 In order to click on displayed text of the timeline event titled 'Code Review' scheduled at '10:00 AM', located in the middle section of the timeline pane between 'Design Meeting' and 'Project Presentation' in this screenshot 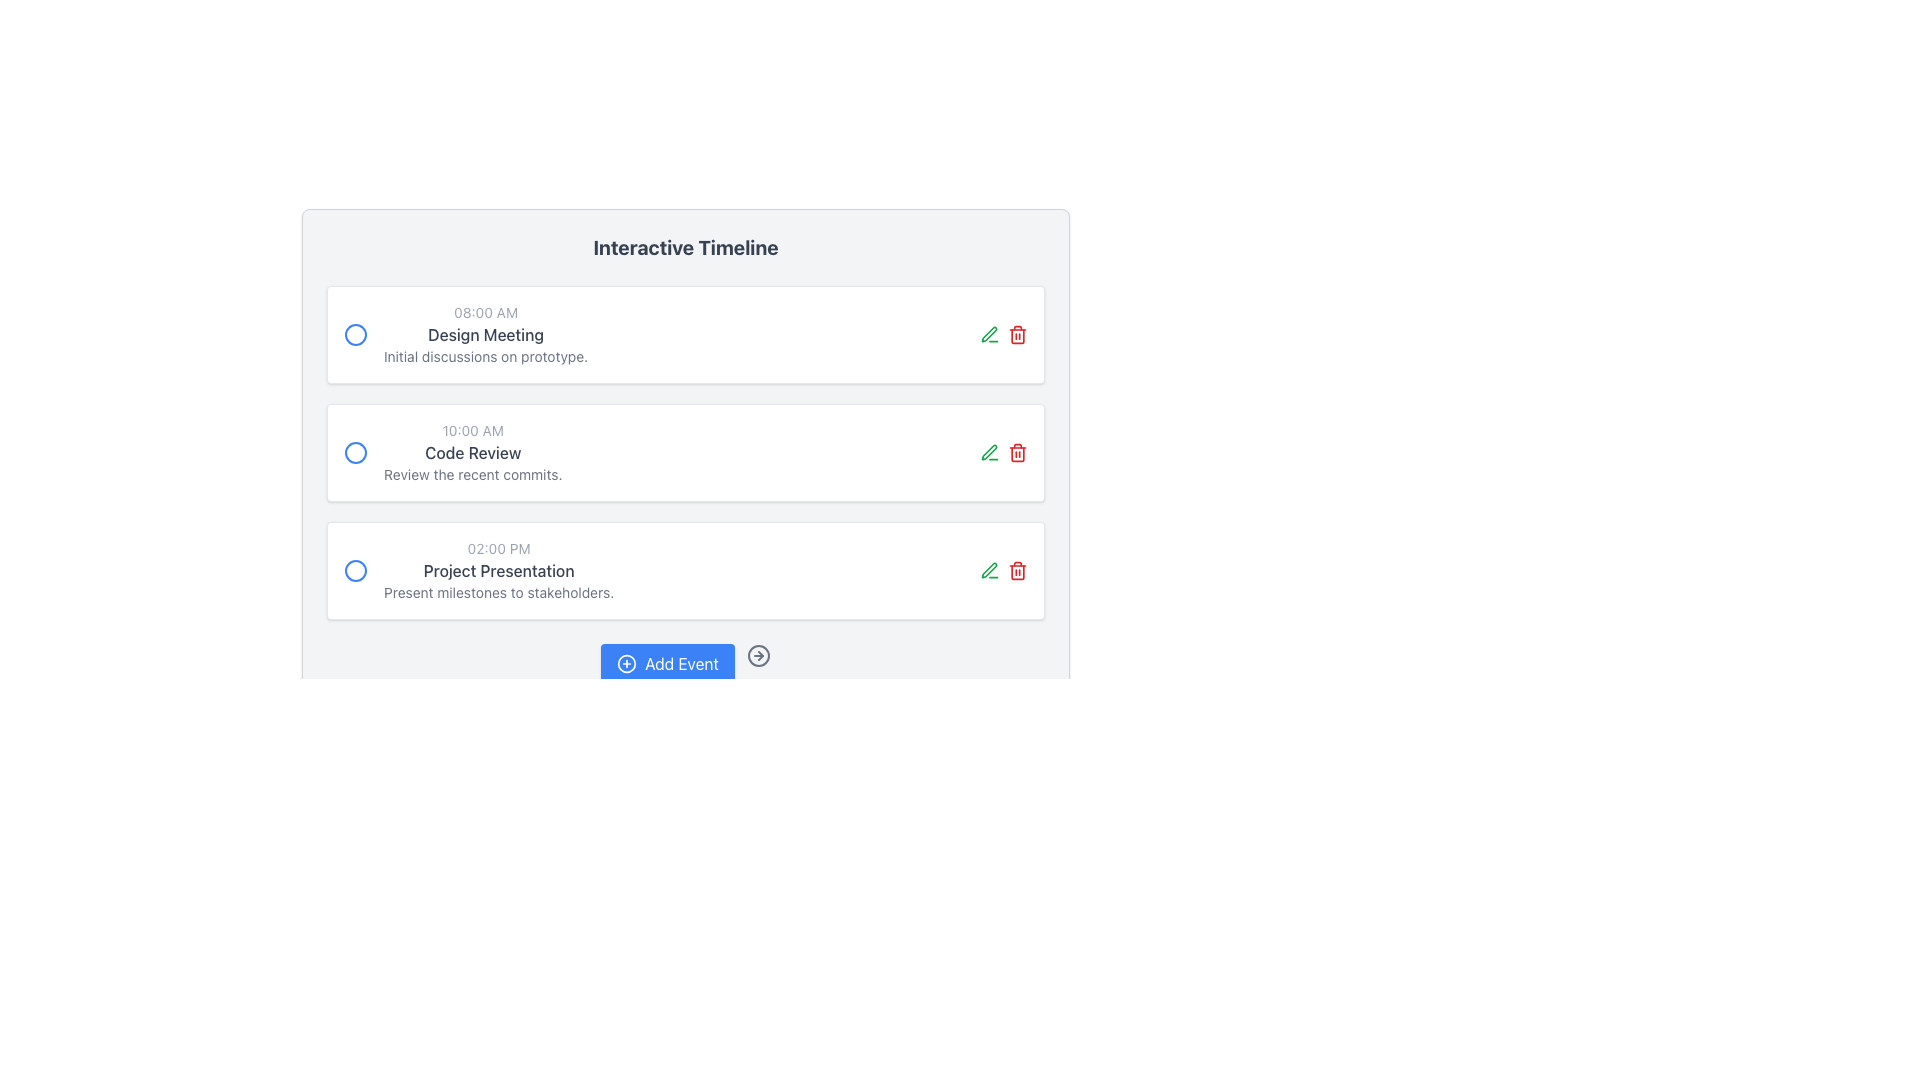, I will do `click(452, 452)`.